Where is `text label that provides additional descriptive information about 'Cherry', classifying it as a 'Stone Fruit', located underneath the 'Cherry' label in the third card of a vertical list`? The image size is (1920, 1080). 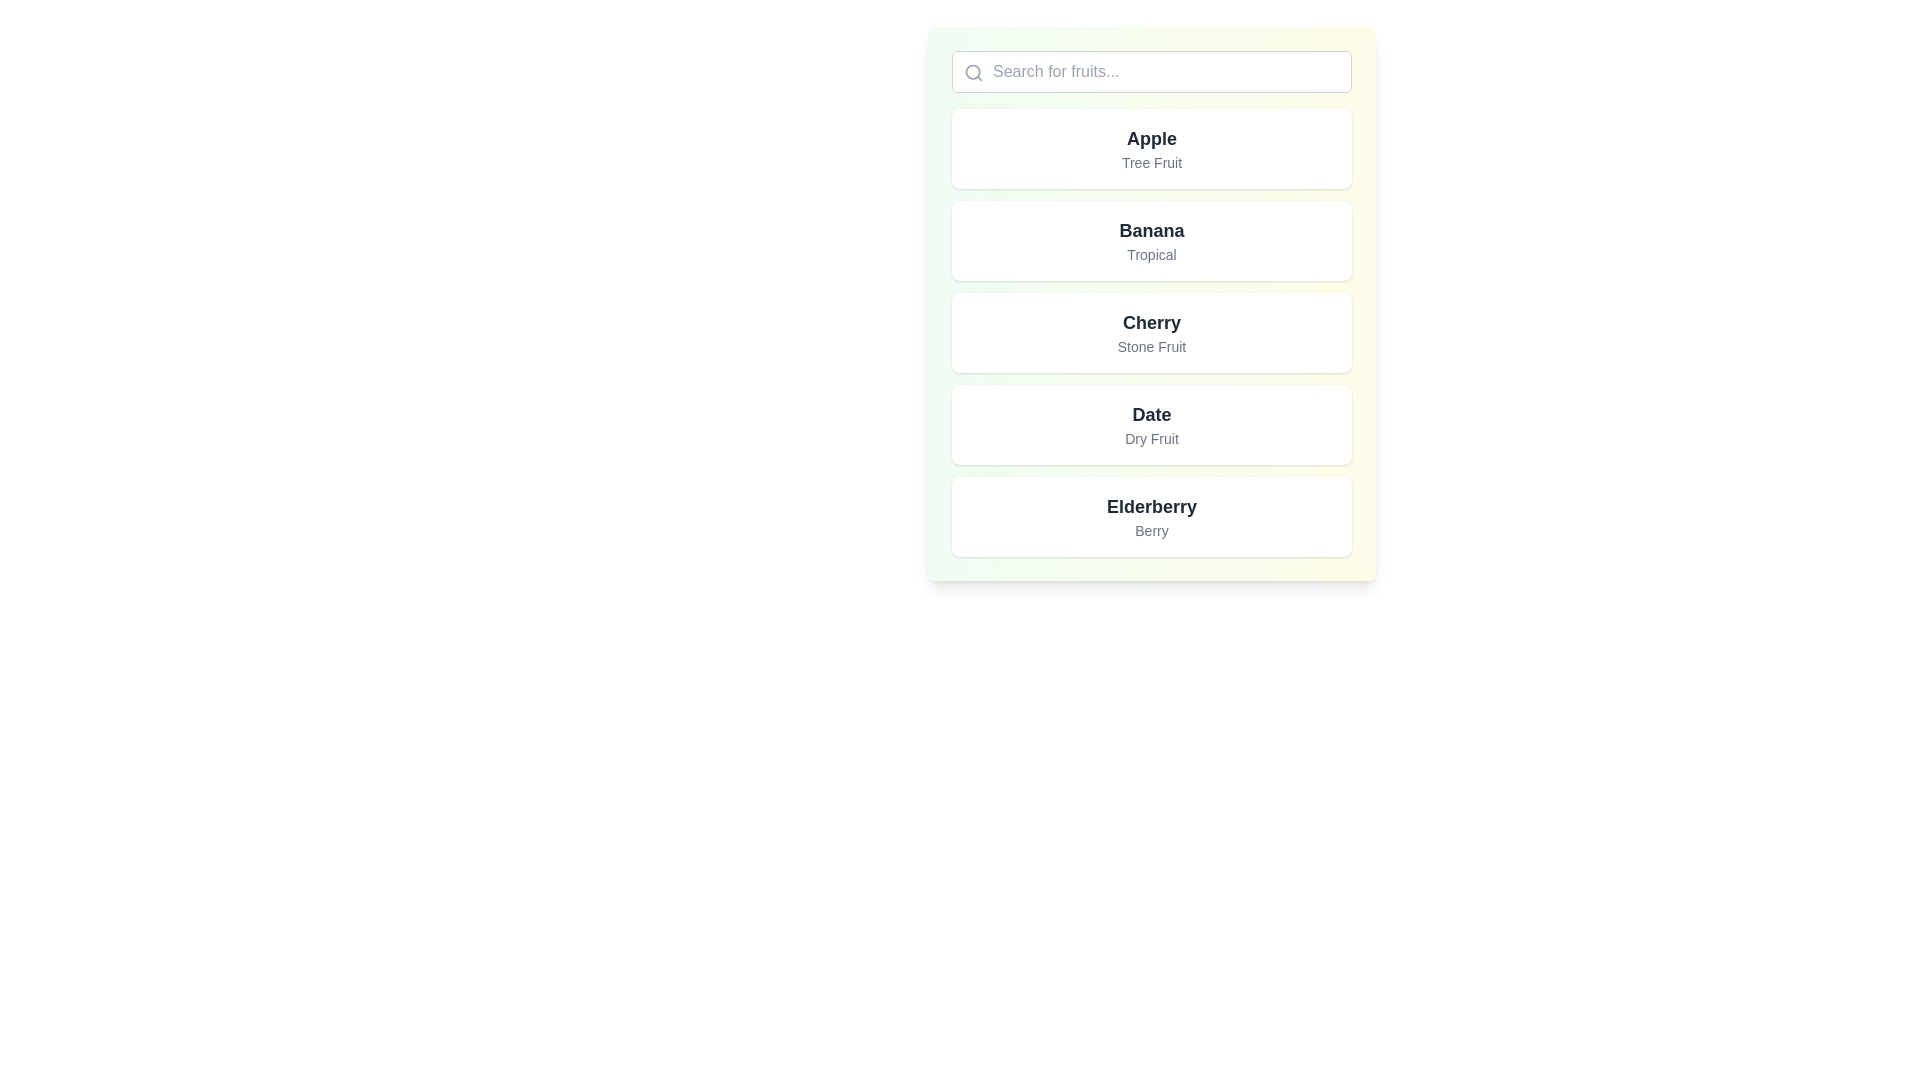
text label that provides additional descriptive information about 'Cherry', classifying it as a 'Stone Fruit', located underneath the 'Cherry' label in the third card of a vertical list is located at coordinates (1152, 346).